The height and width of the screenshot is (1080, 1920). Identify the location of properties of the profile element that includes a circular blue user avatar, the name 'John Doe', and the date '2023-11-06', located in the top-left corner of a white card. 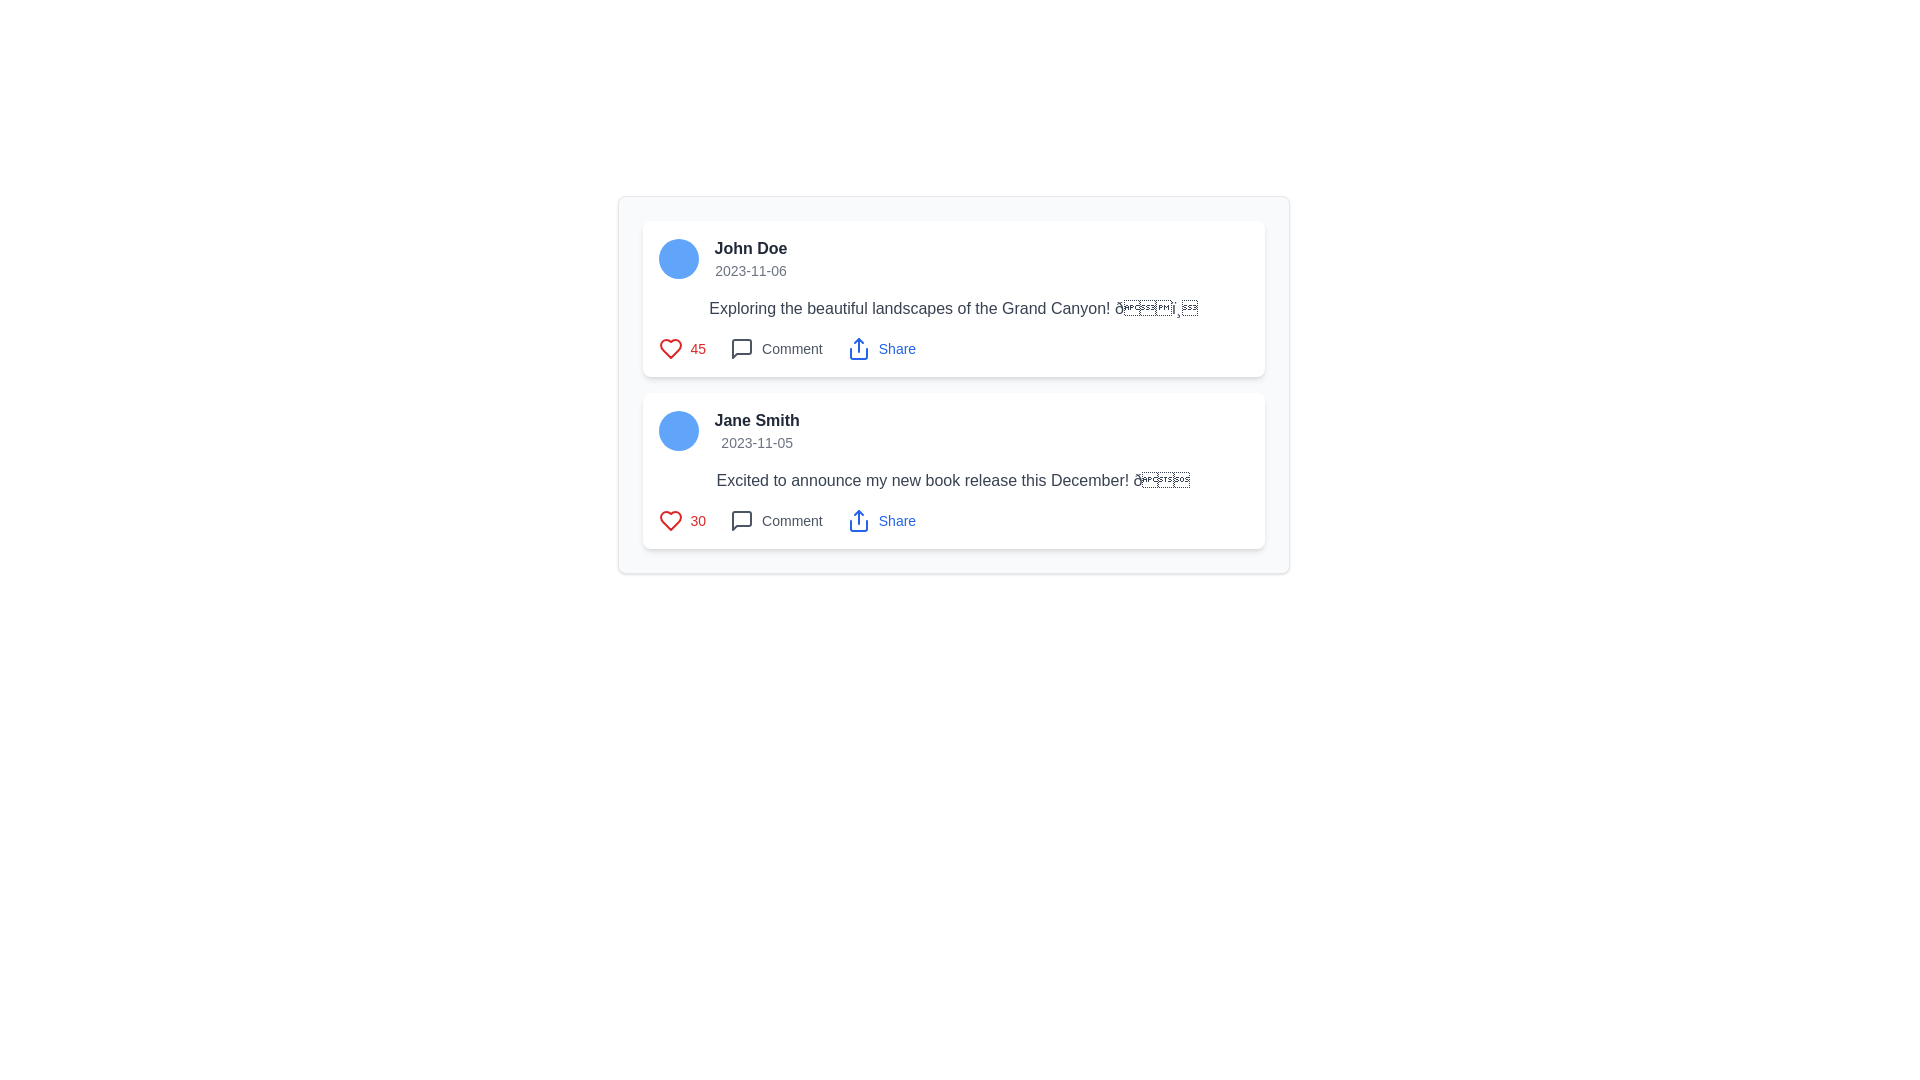
(952, 257).